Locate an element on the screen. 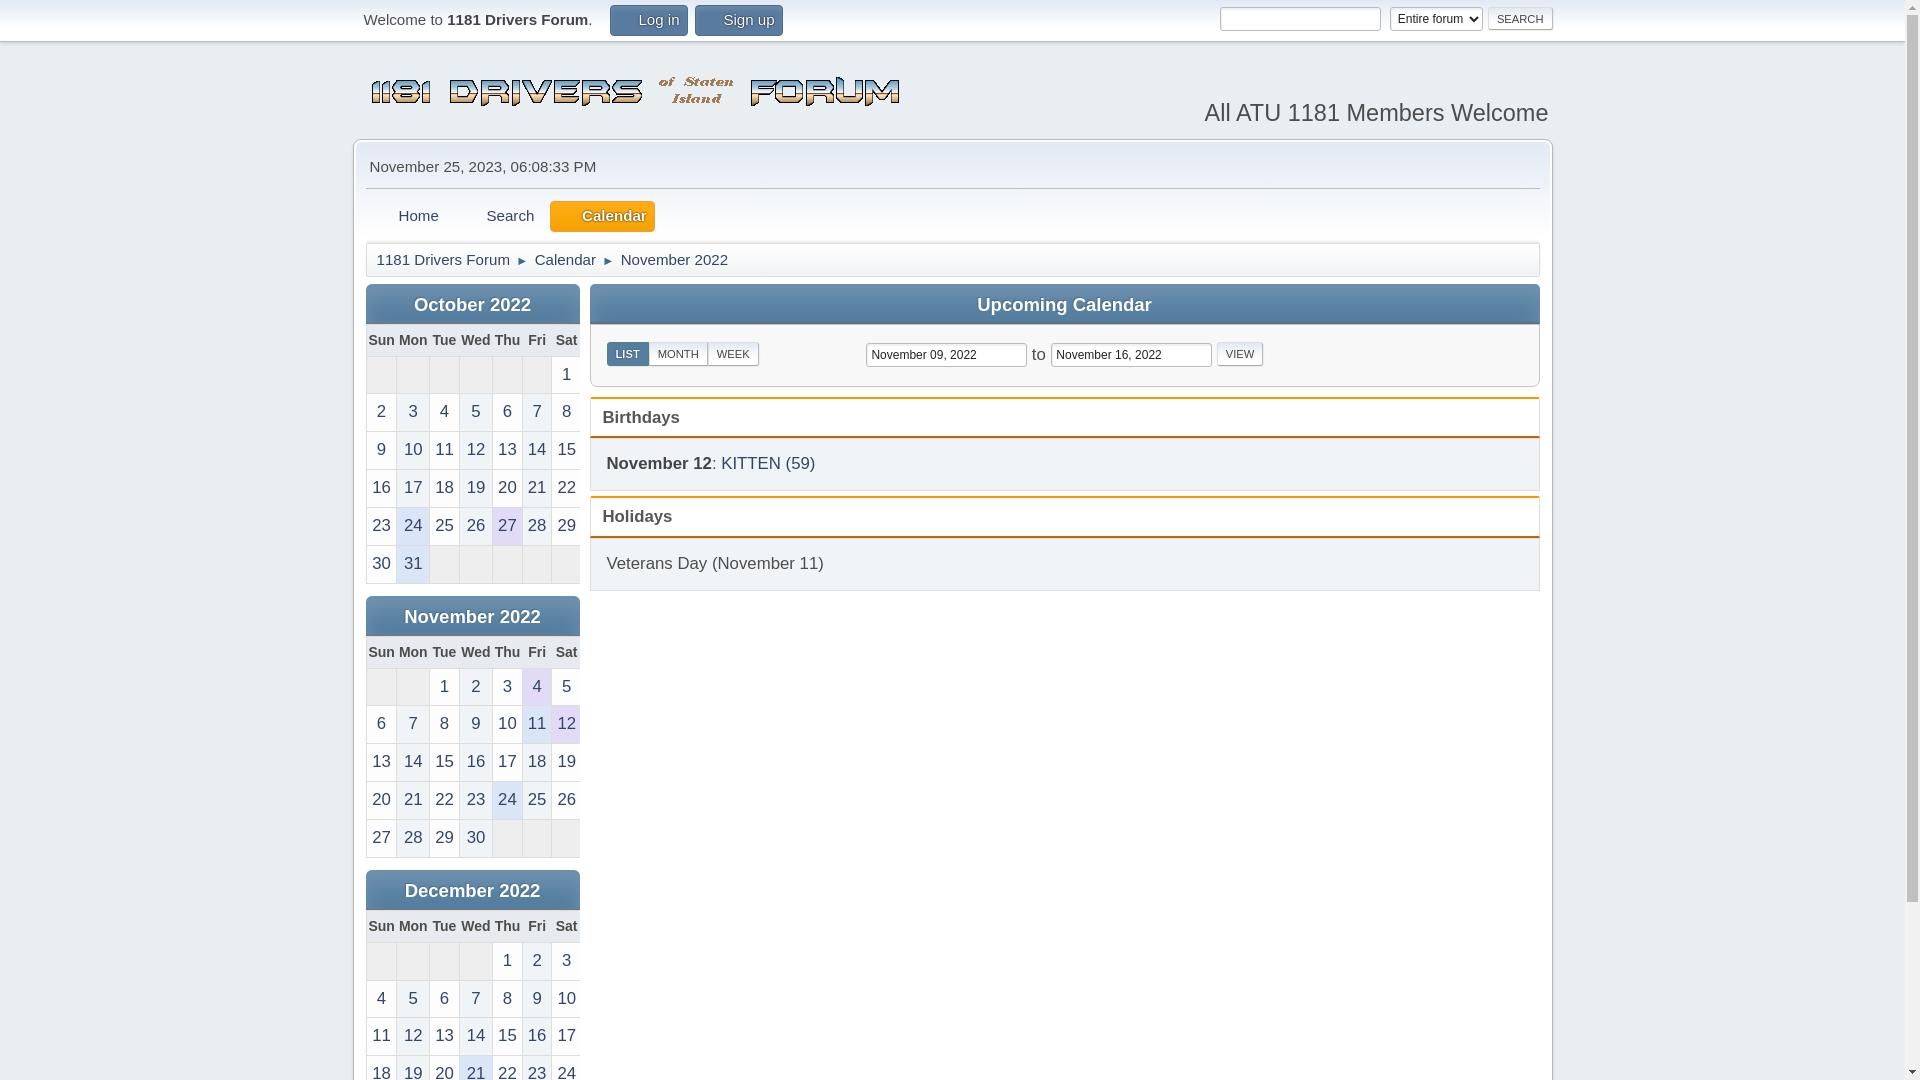 The height and width of the screenshot is (1080, 1920). 'December 2022' is located at coordinates (472, 889).